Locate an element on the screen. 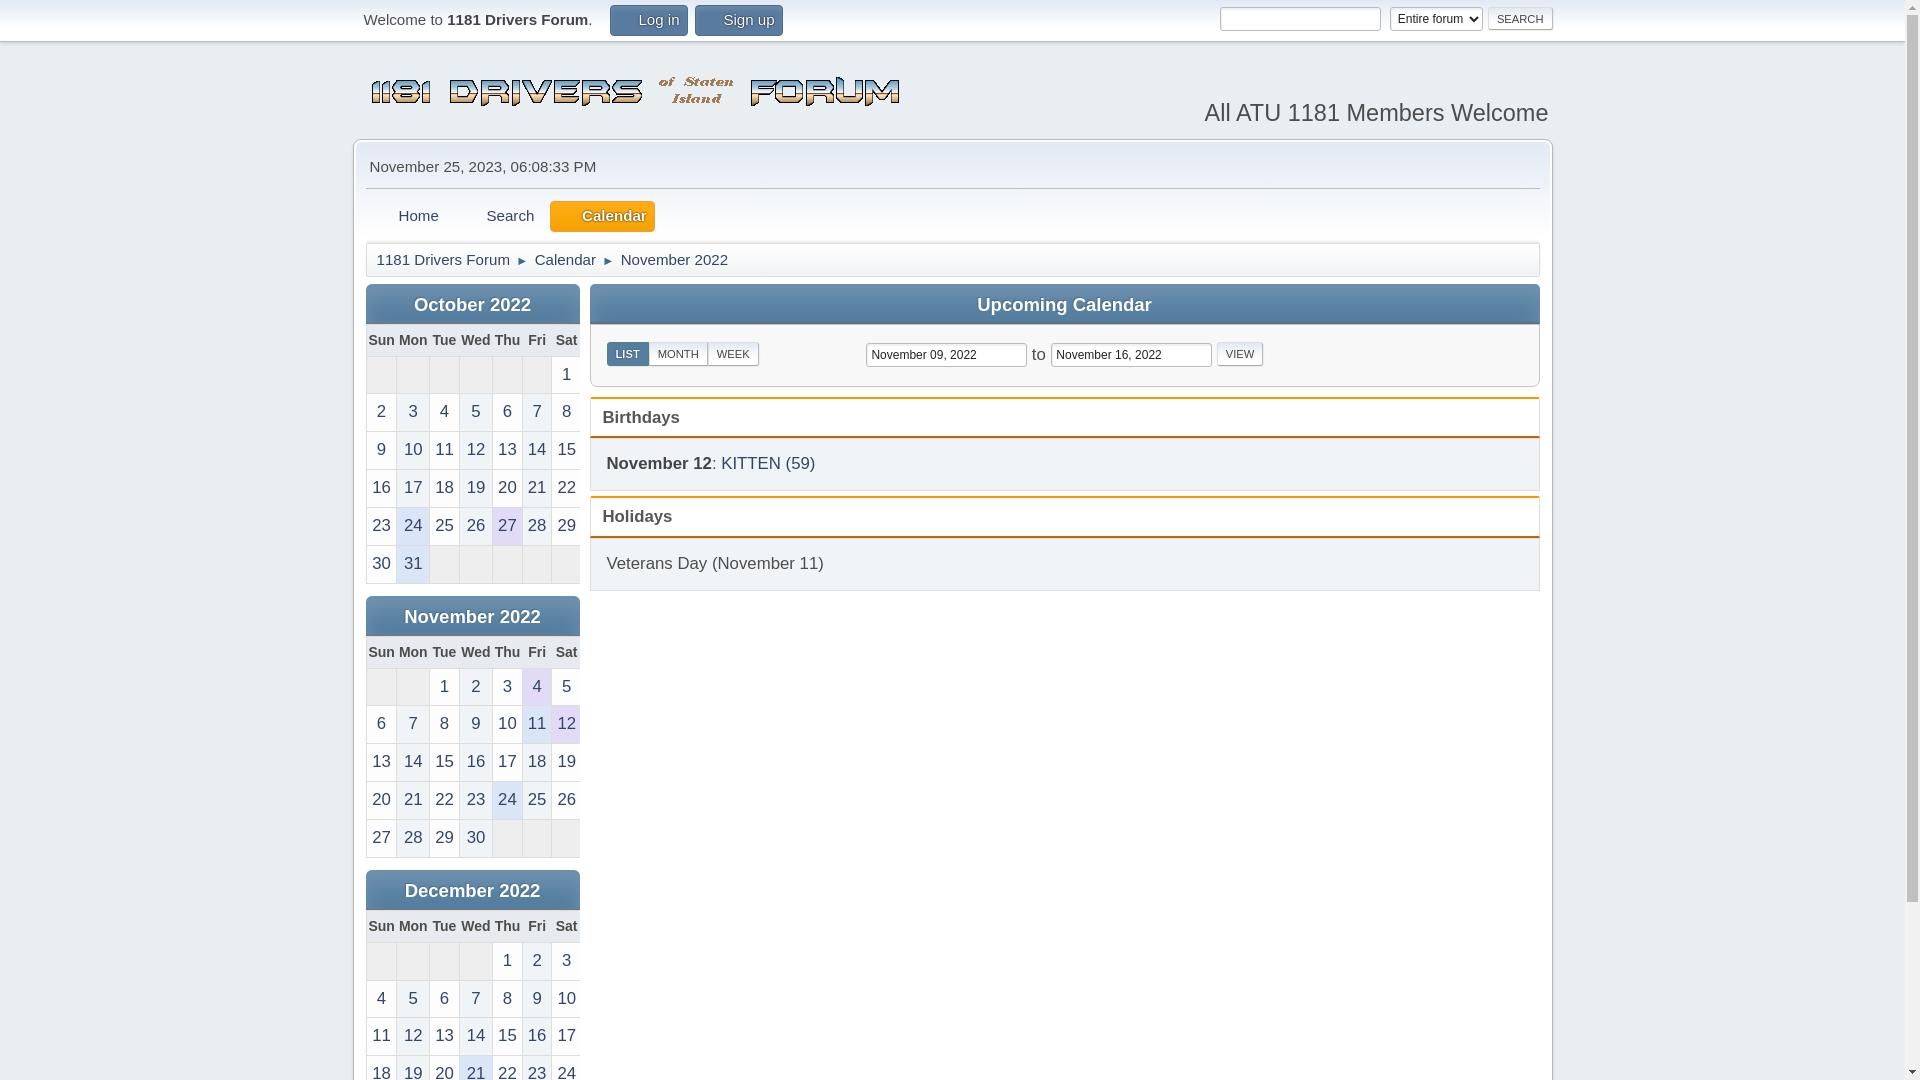 The height and width of the screenshot is (1080, 1920). 'December 2022' is located at coordinates (472, 889).